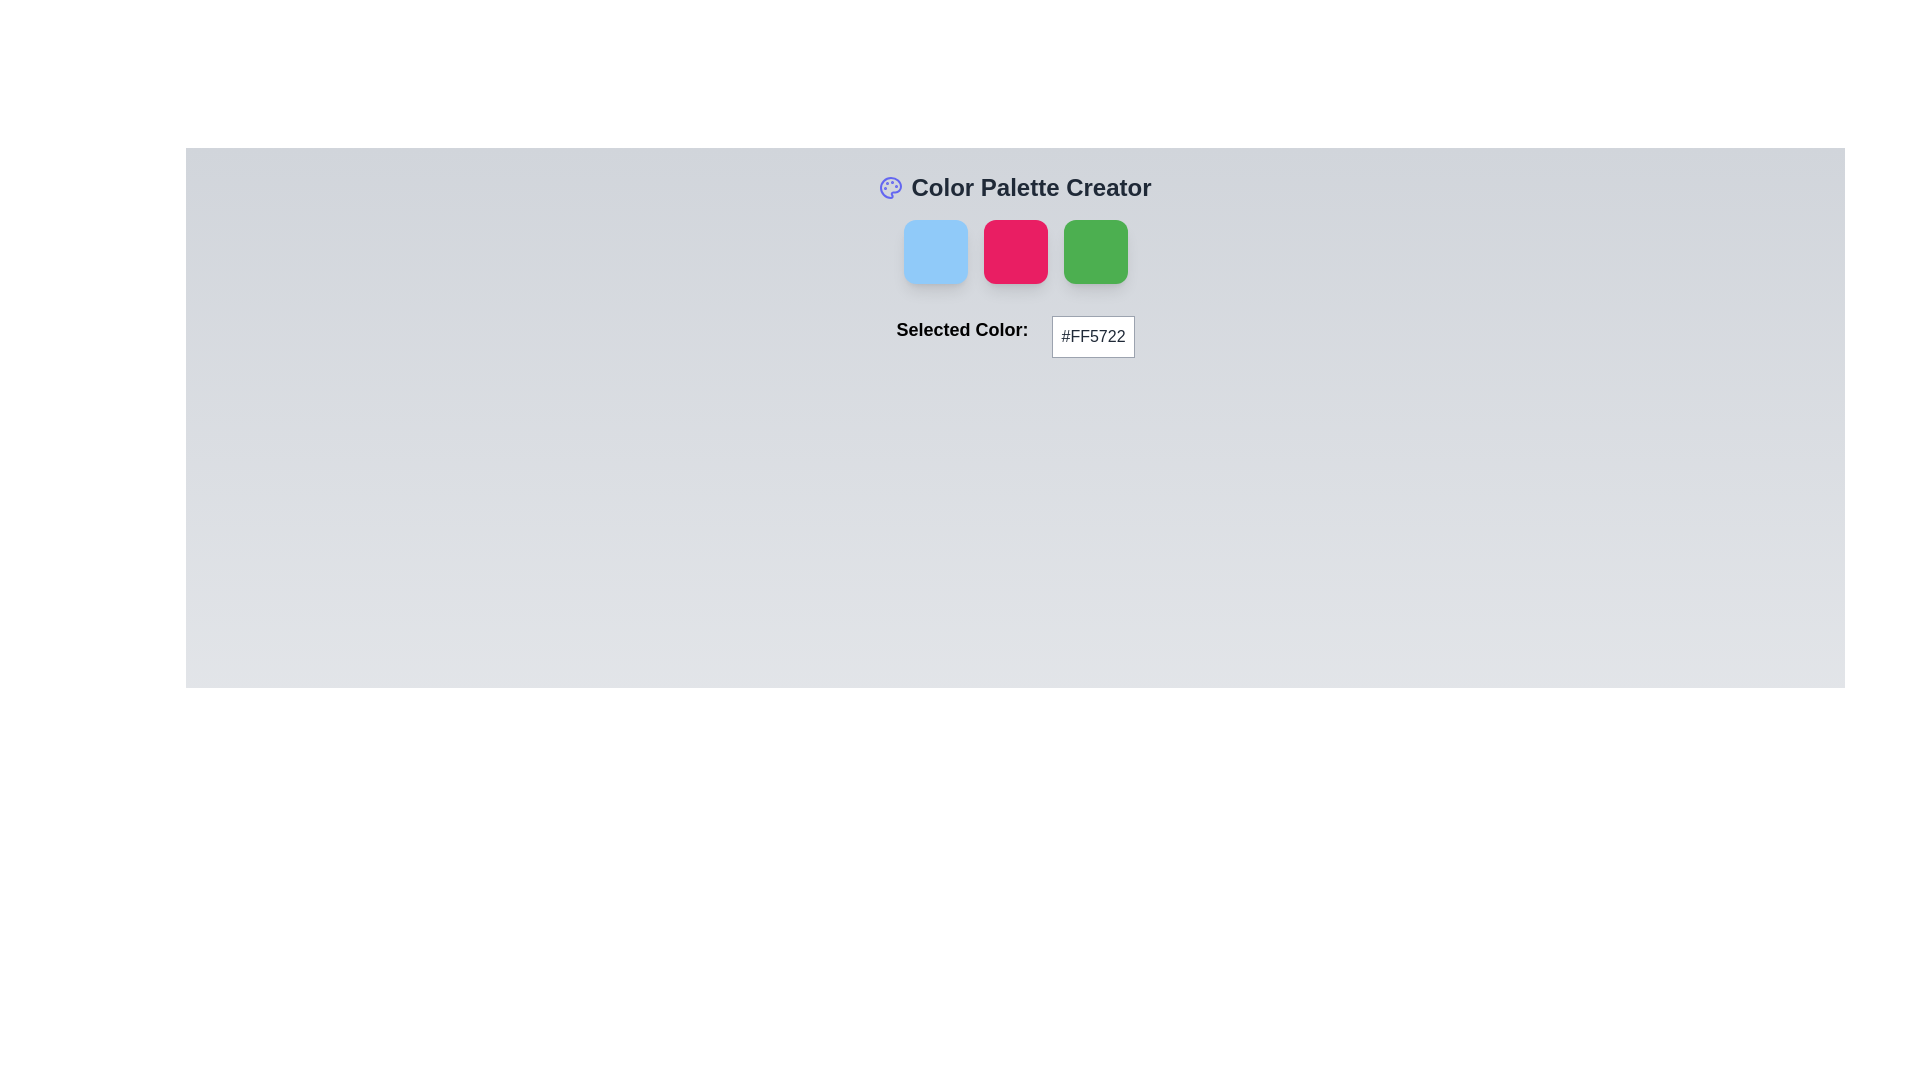  What do you see at coordinates (890, 188) in the screenshot?
I see `the Decorative SVG graphic that visually represents the color palette creation functionality, located in the top-left region of the interface above the color selection area, adjacent to the title text 'Color Palette Creator'` at bounding box center [890, 188].